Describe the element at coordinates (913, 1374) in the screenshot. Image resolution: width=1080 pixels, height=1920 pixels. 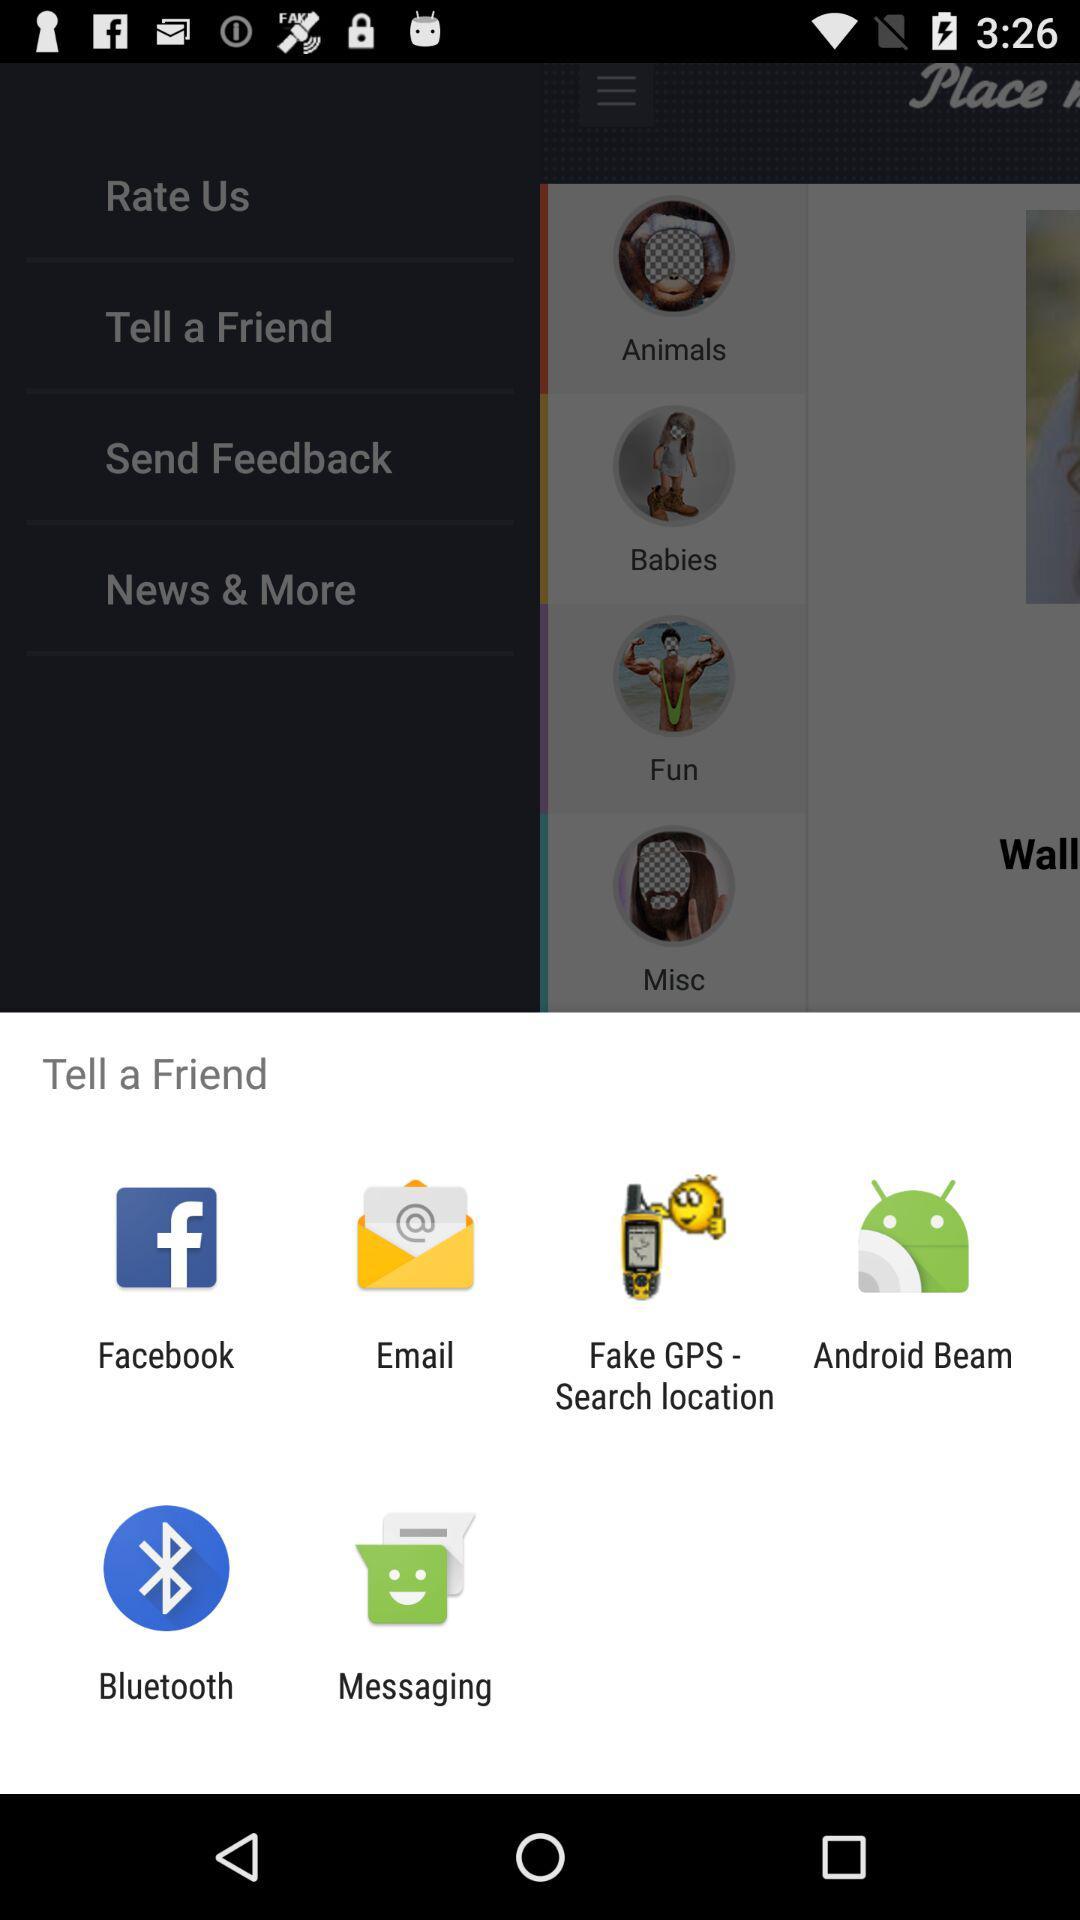
I see `the item to the right of the fake gps search icon` at that location.